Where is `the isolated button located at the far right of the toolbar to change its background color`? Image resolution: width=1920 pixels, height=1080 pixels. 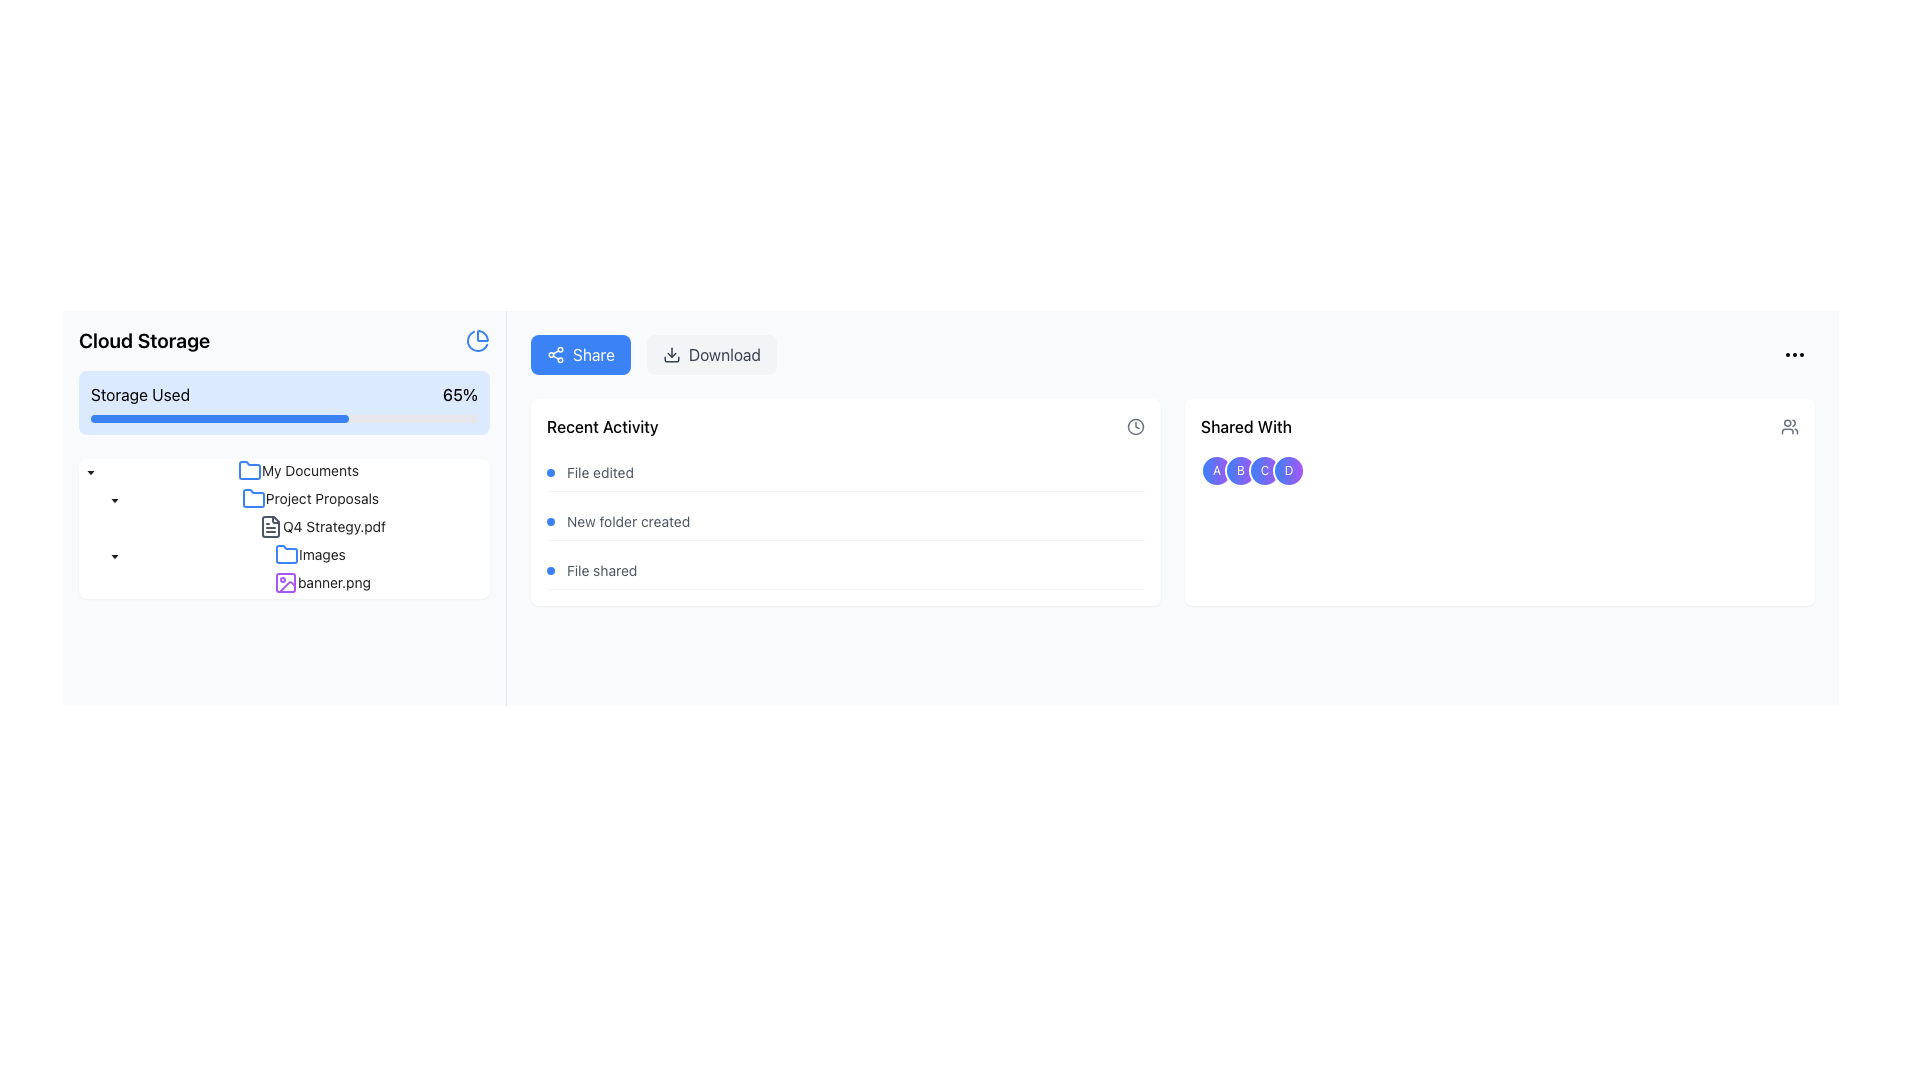
the isolated button located at the far right of the toolbar to change its background color is located at coordinates (1795, 353).